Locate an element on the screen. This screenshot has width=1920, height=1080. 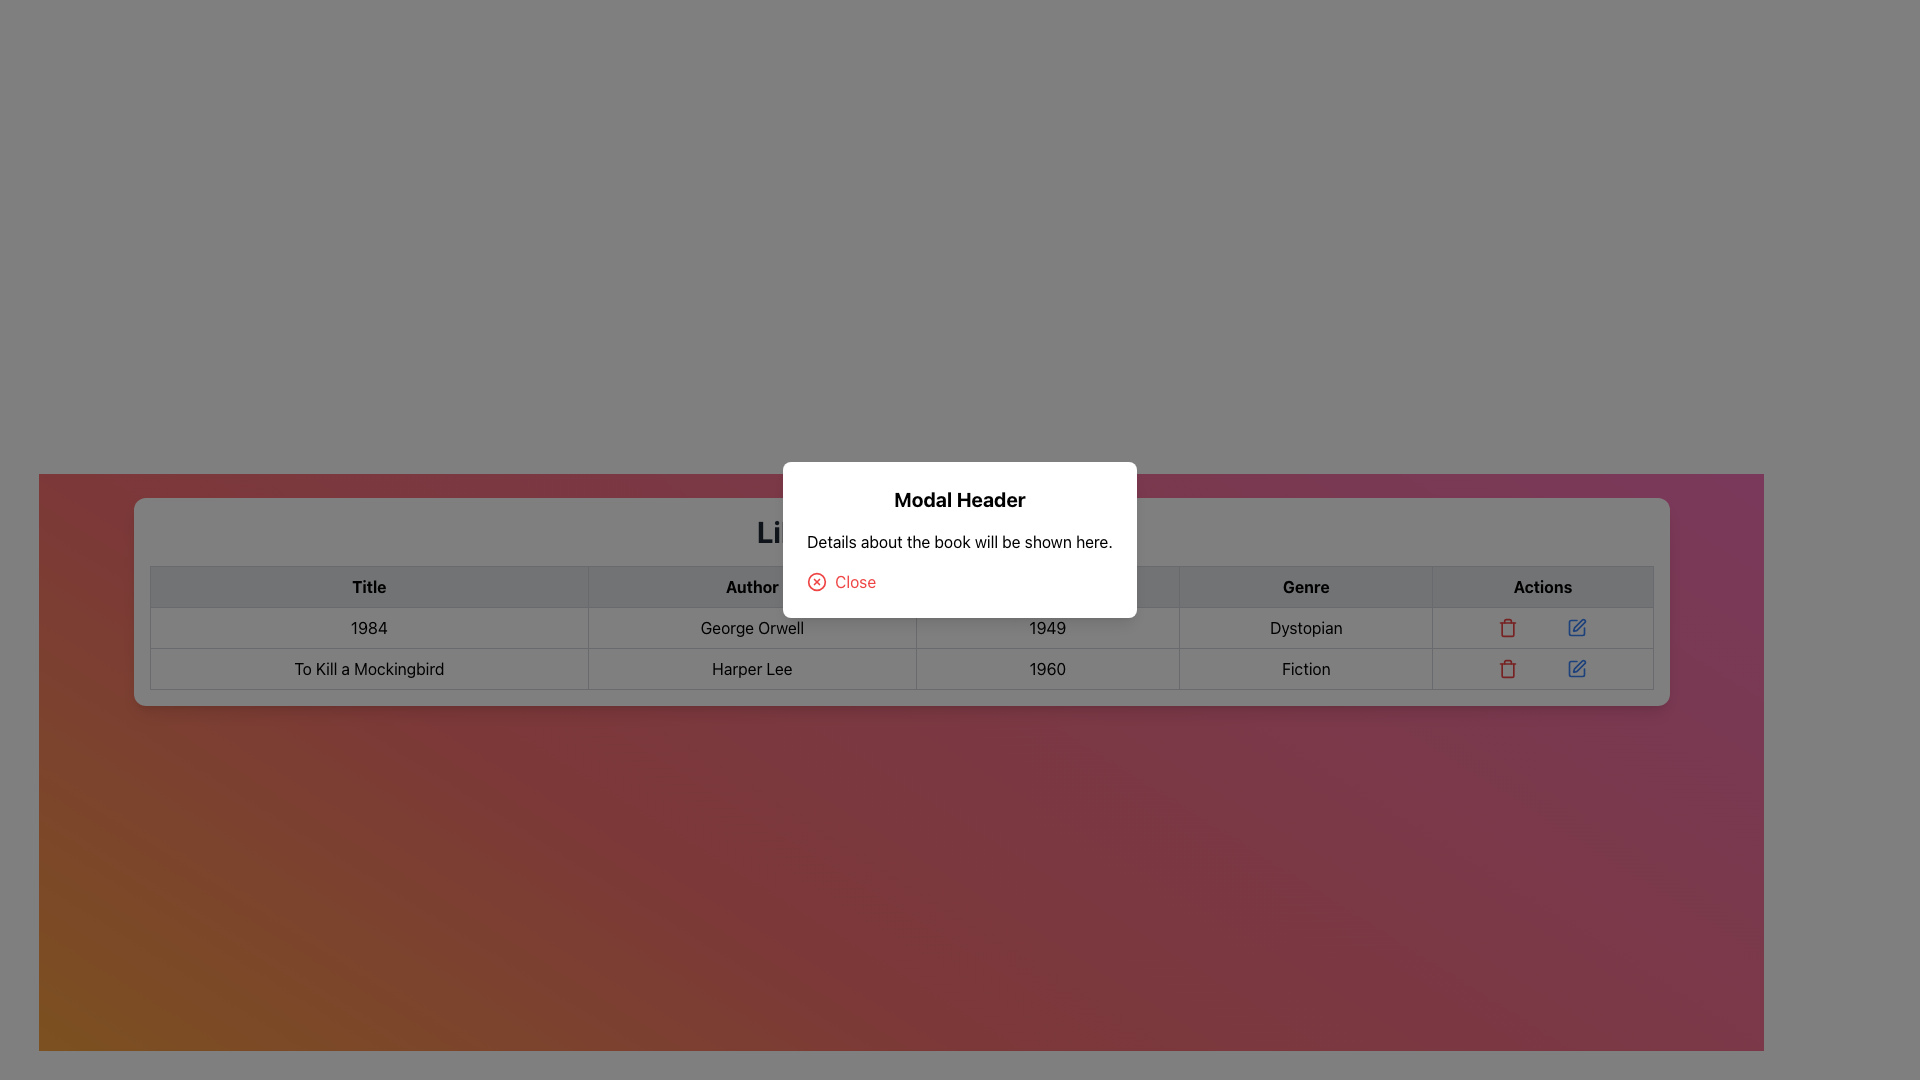
the Table Header Cell located at the rightmost position of the header row in the table, following the 'Genre' header is located at coordinates (1541, 585).